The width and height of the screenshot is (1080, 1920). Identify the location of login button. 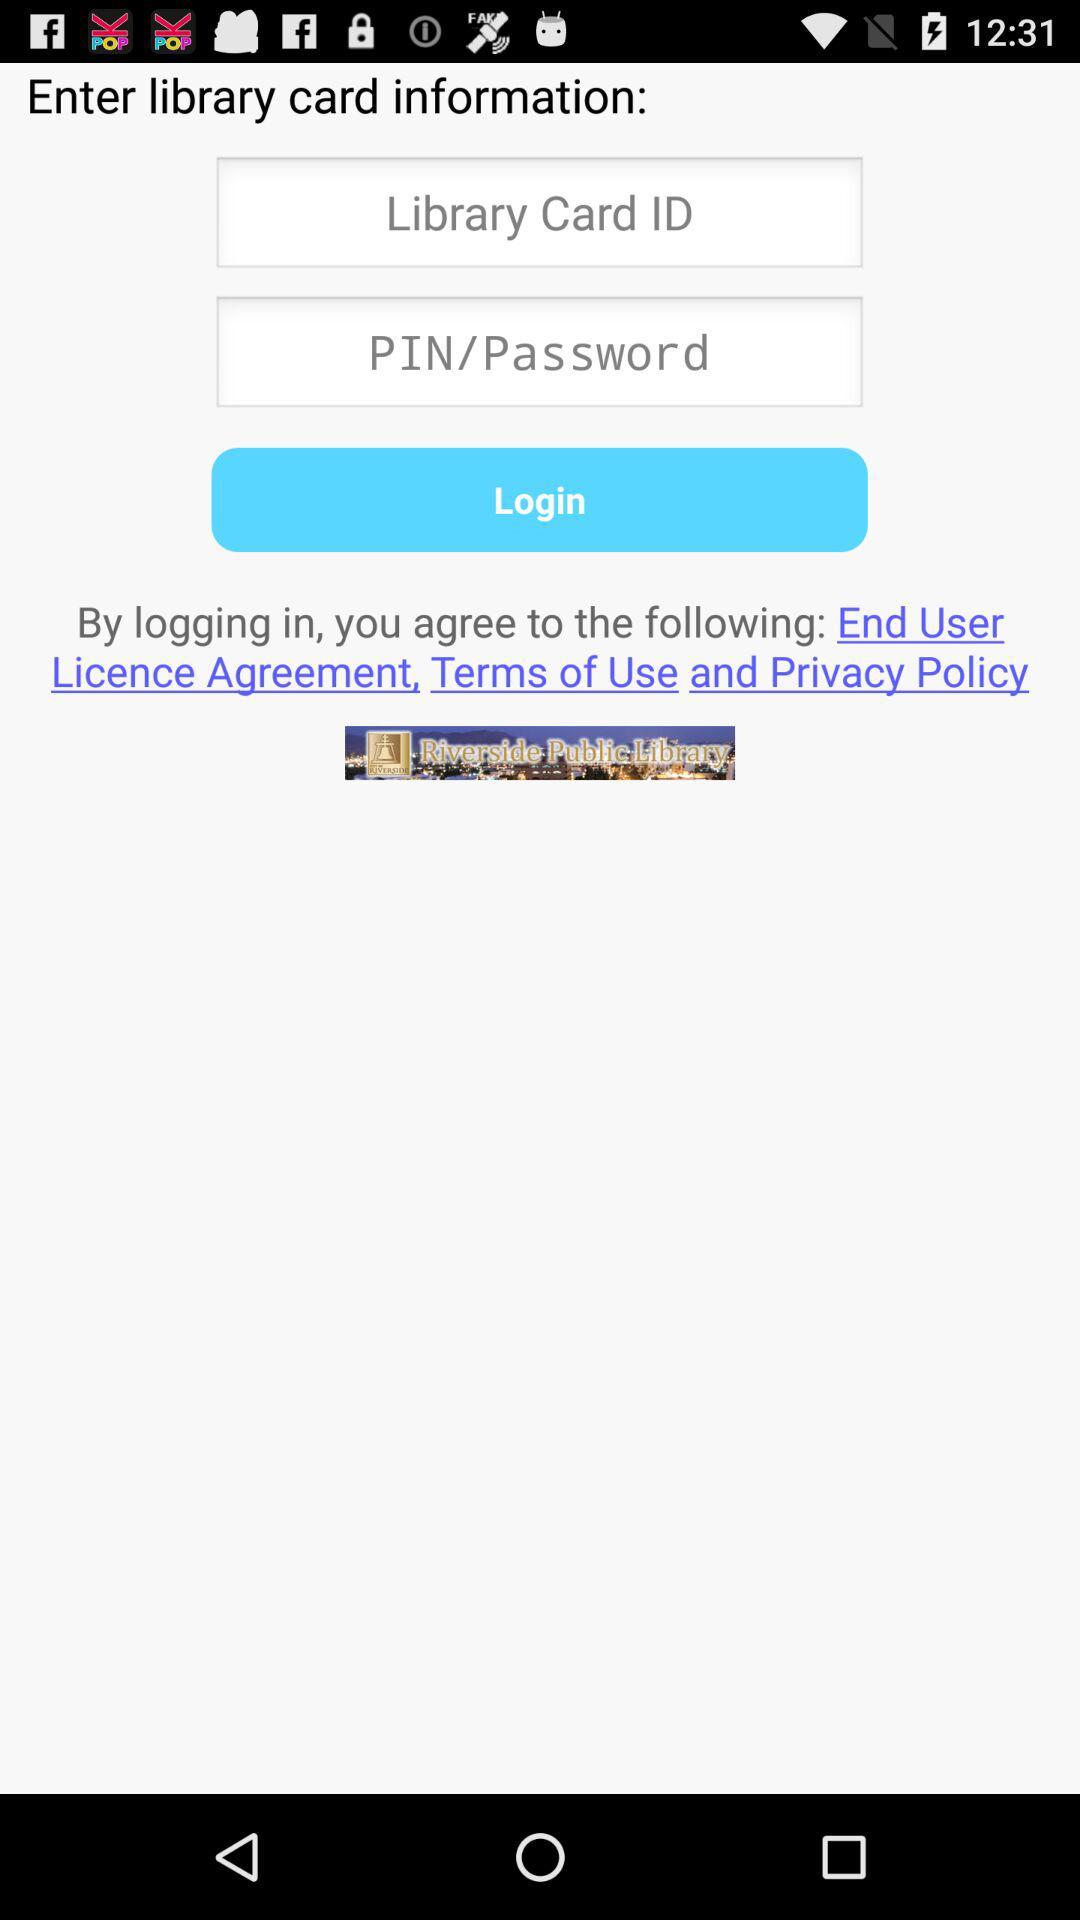
(538, 499).